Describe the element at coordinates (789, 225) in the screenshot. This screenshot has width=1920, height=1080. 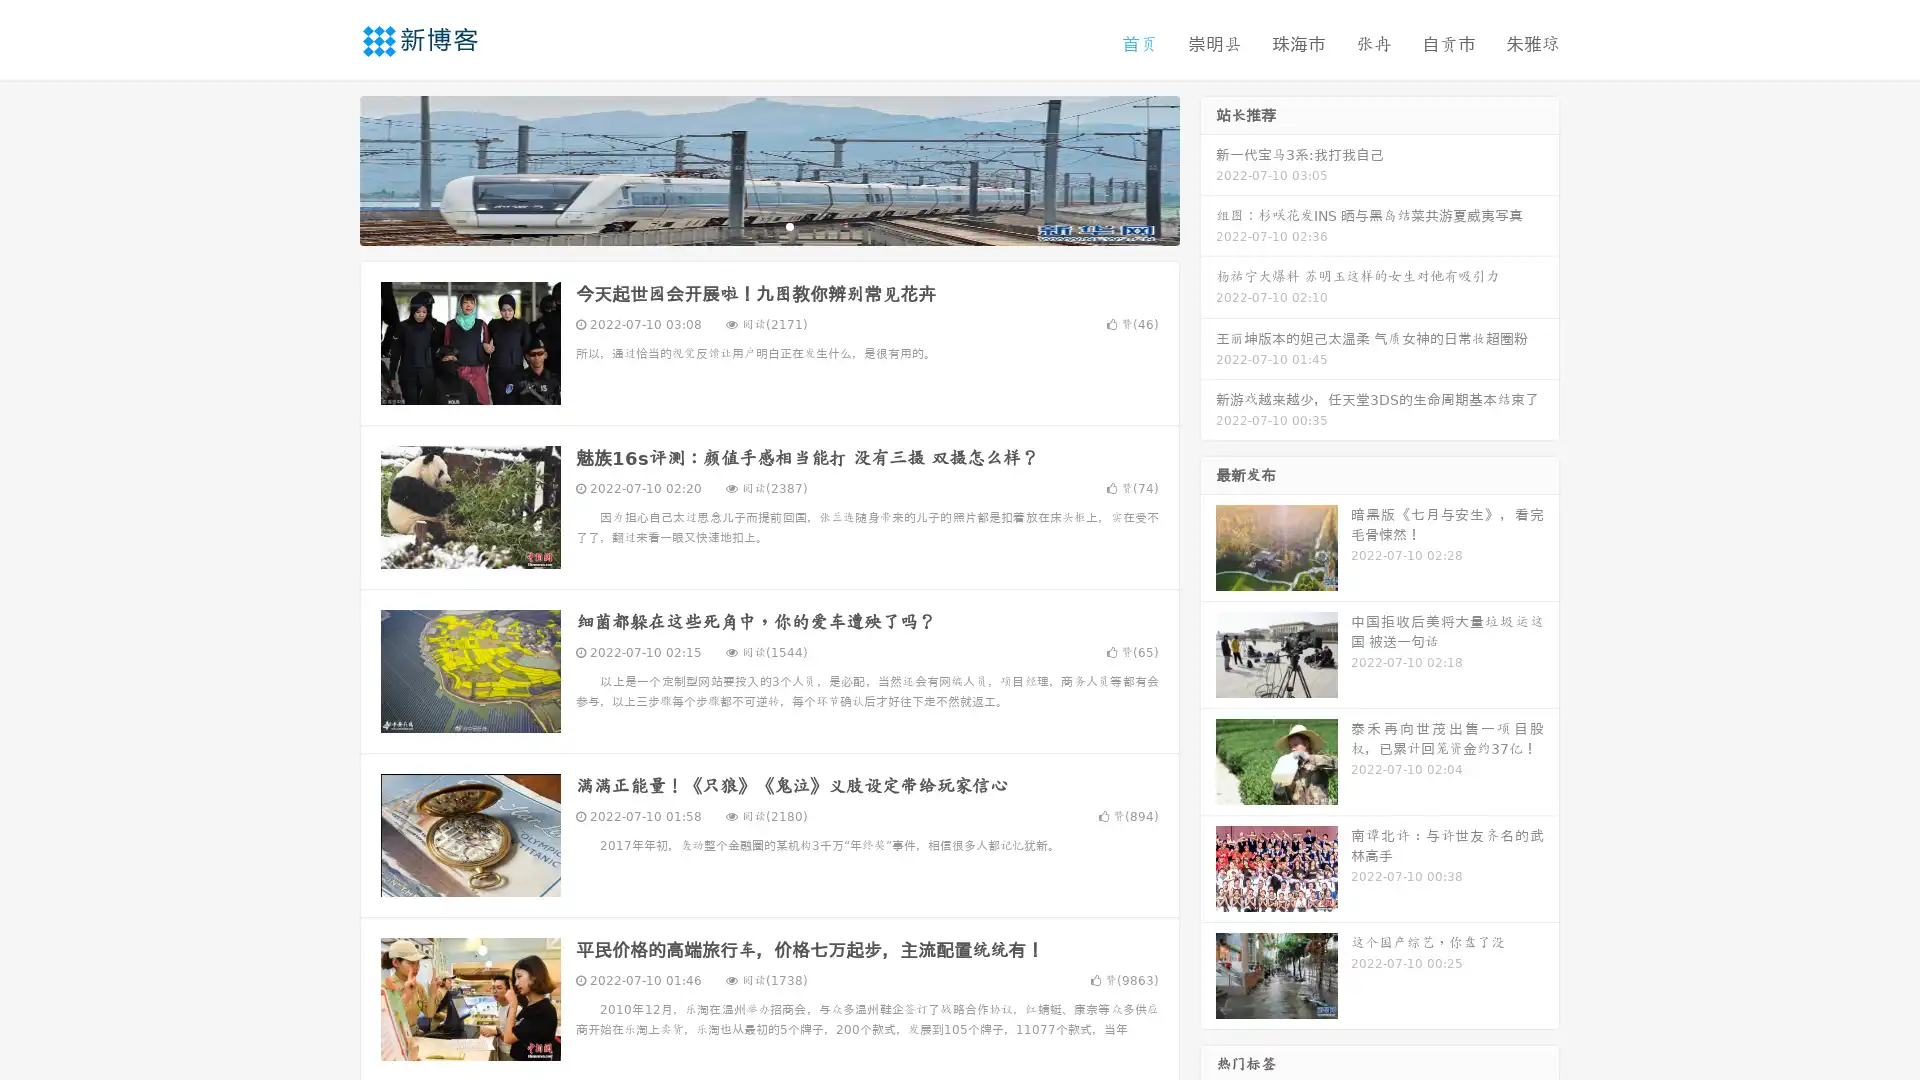
I see `Go to slide 3` at that location.